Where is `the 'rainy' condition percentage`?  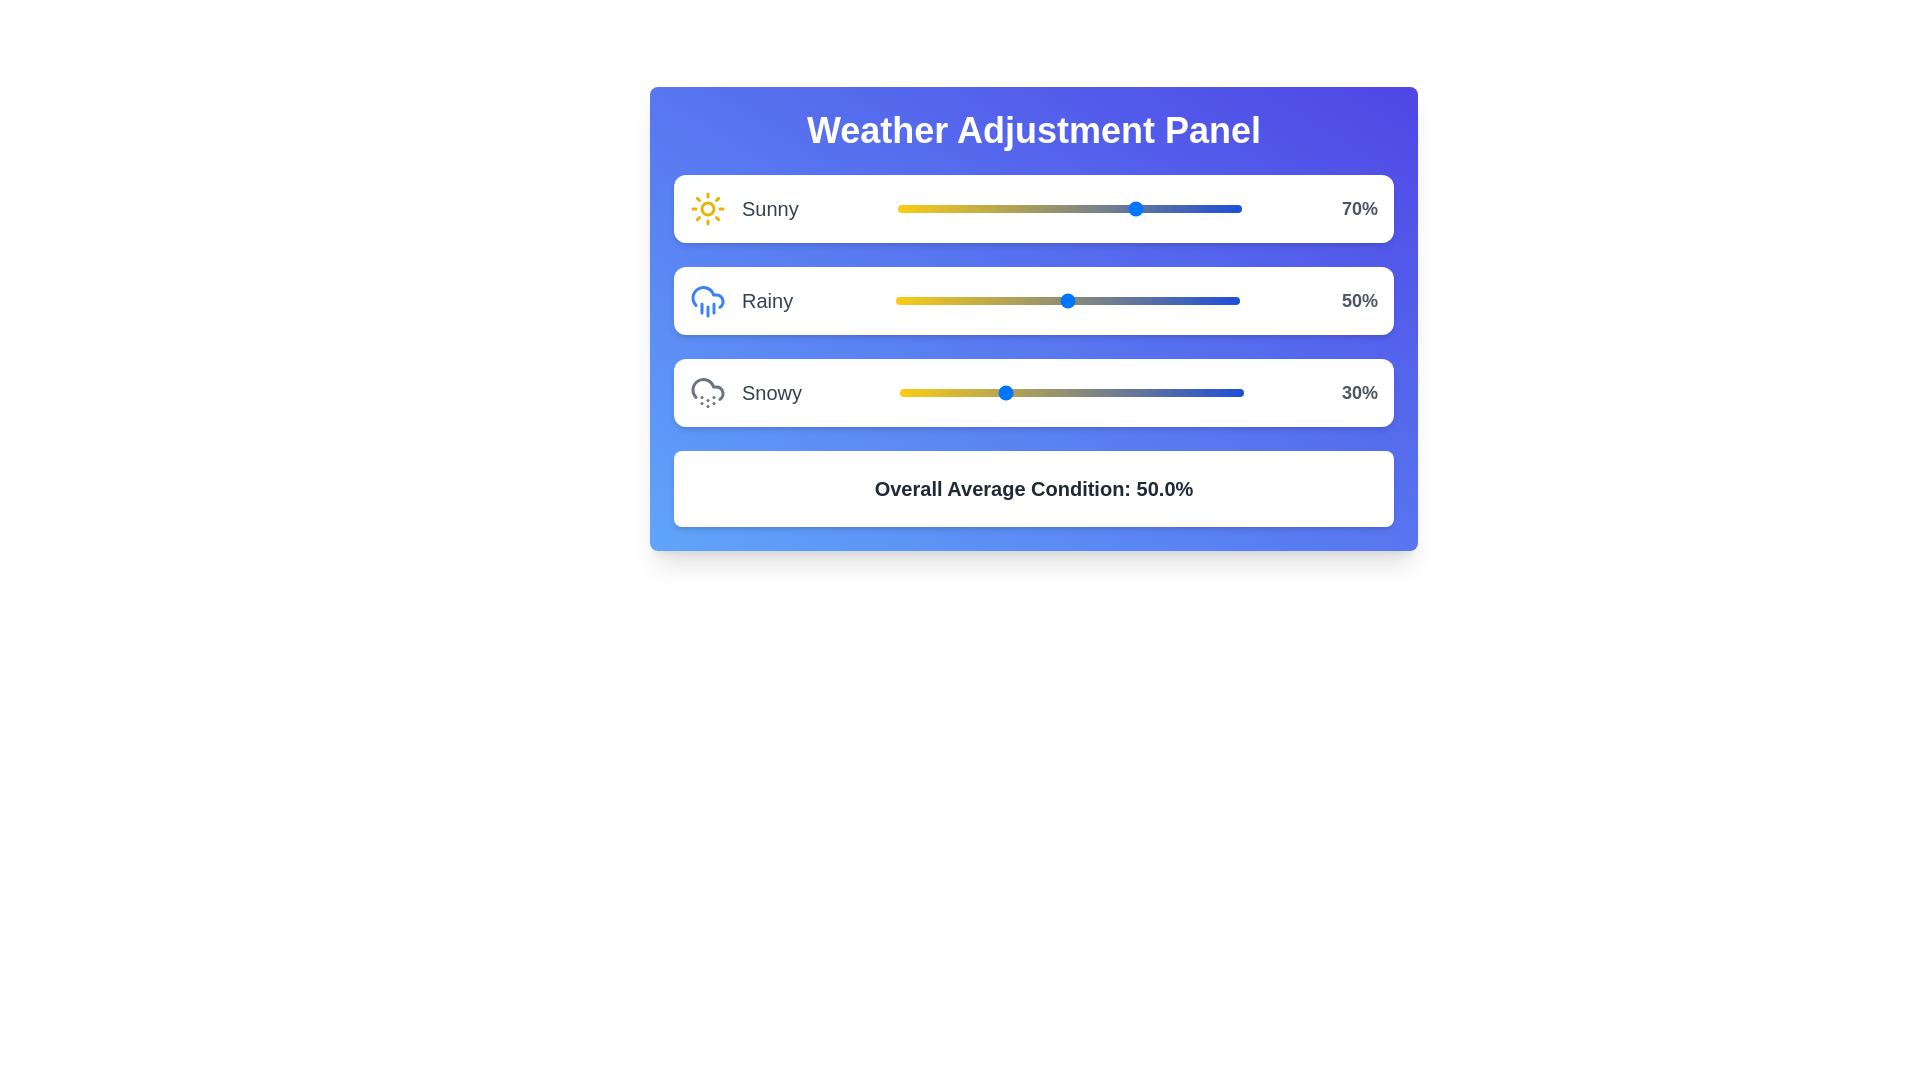 the 'rainy' condition percentage is located at coordinates (1009, 300).